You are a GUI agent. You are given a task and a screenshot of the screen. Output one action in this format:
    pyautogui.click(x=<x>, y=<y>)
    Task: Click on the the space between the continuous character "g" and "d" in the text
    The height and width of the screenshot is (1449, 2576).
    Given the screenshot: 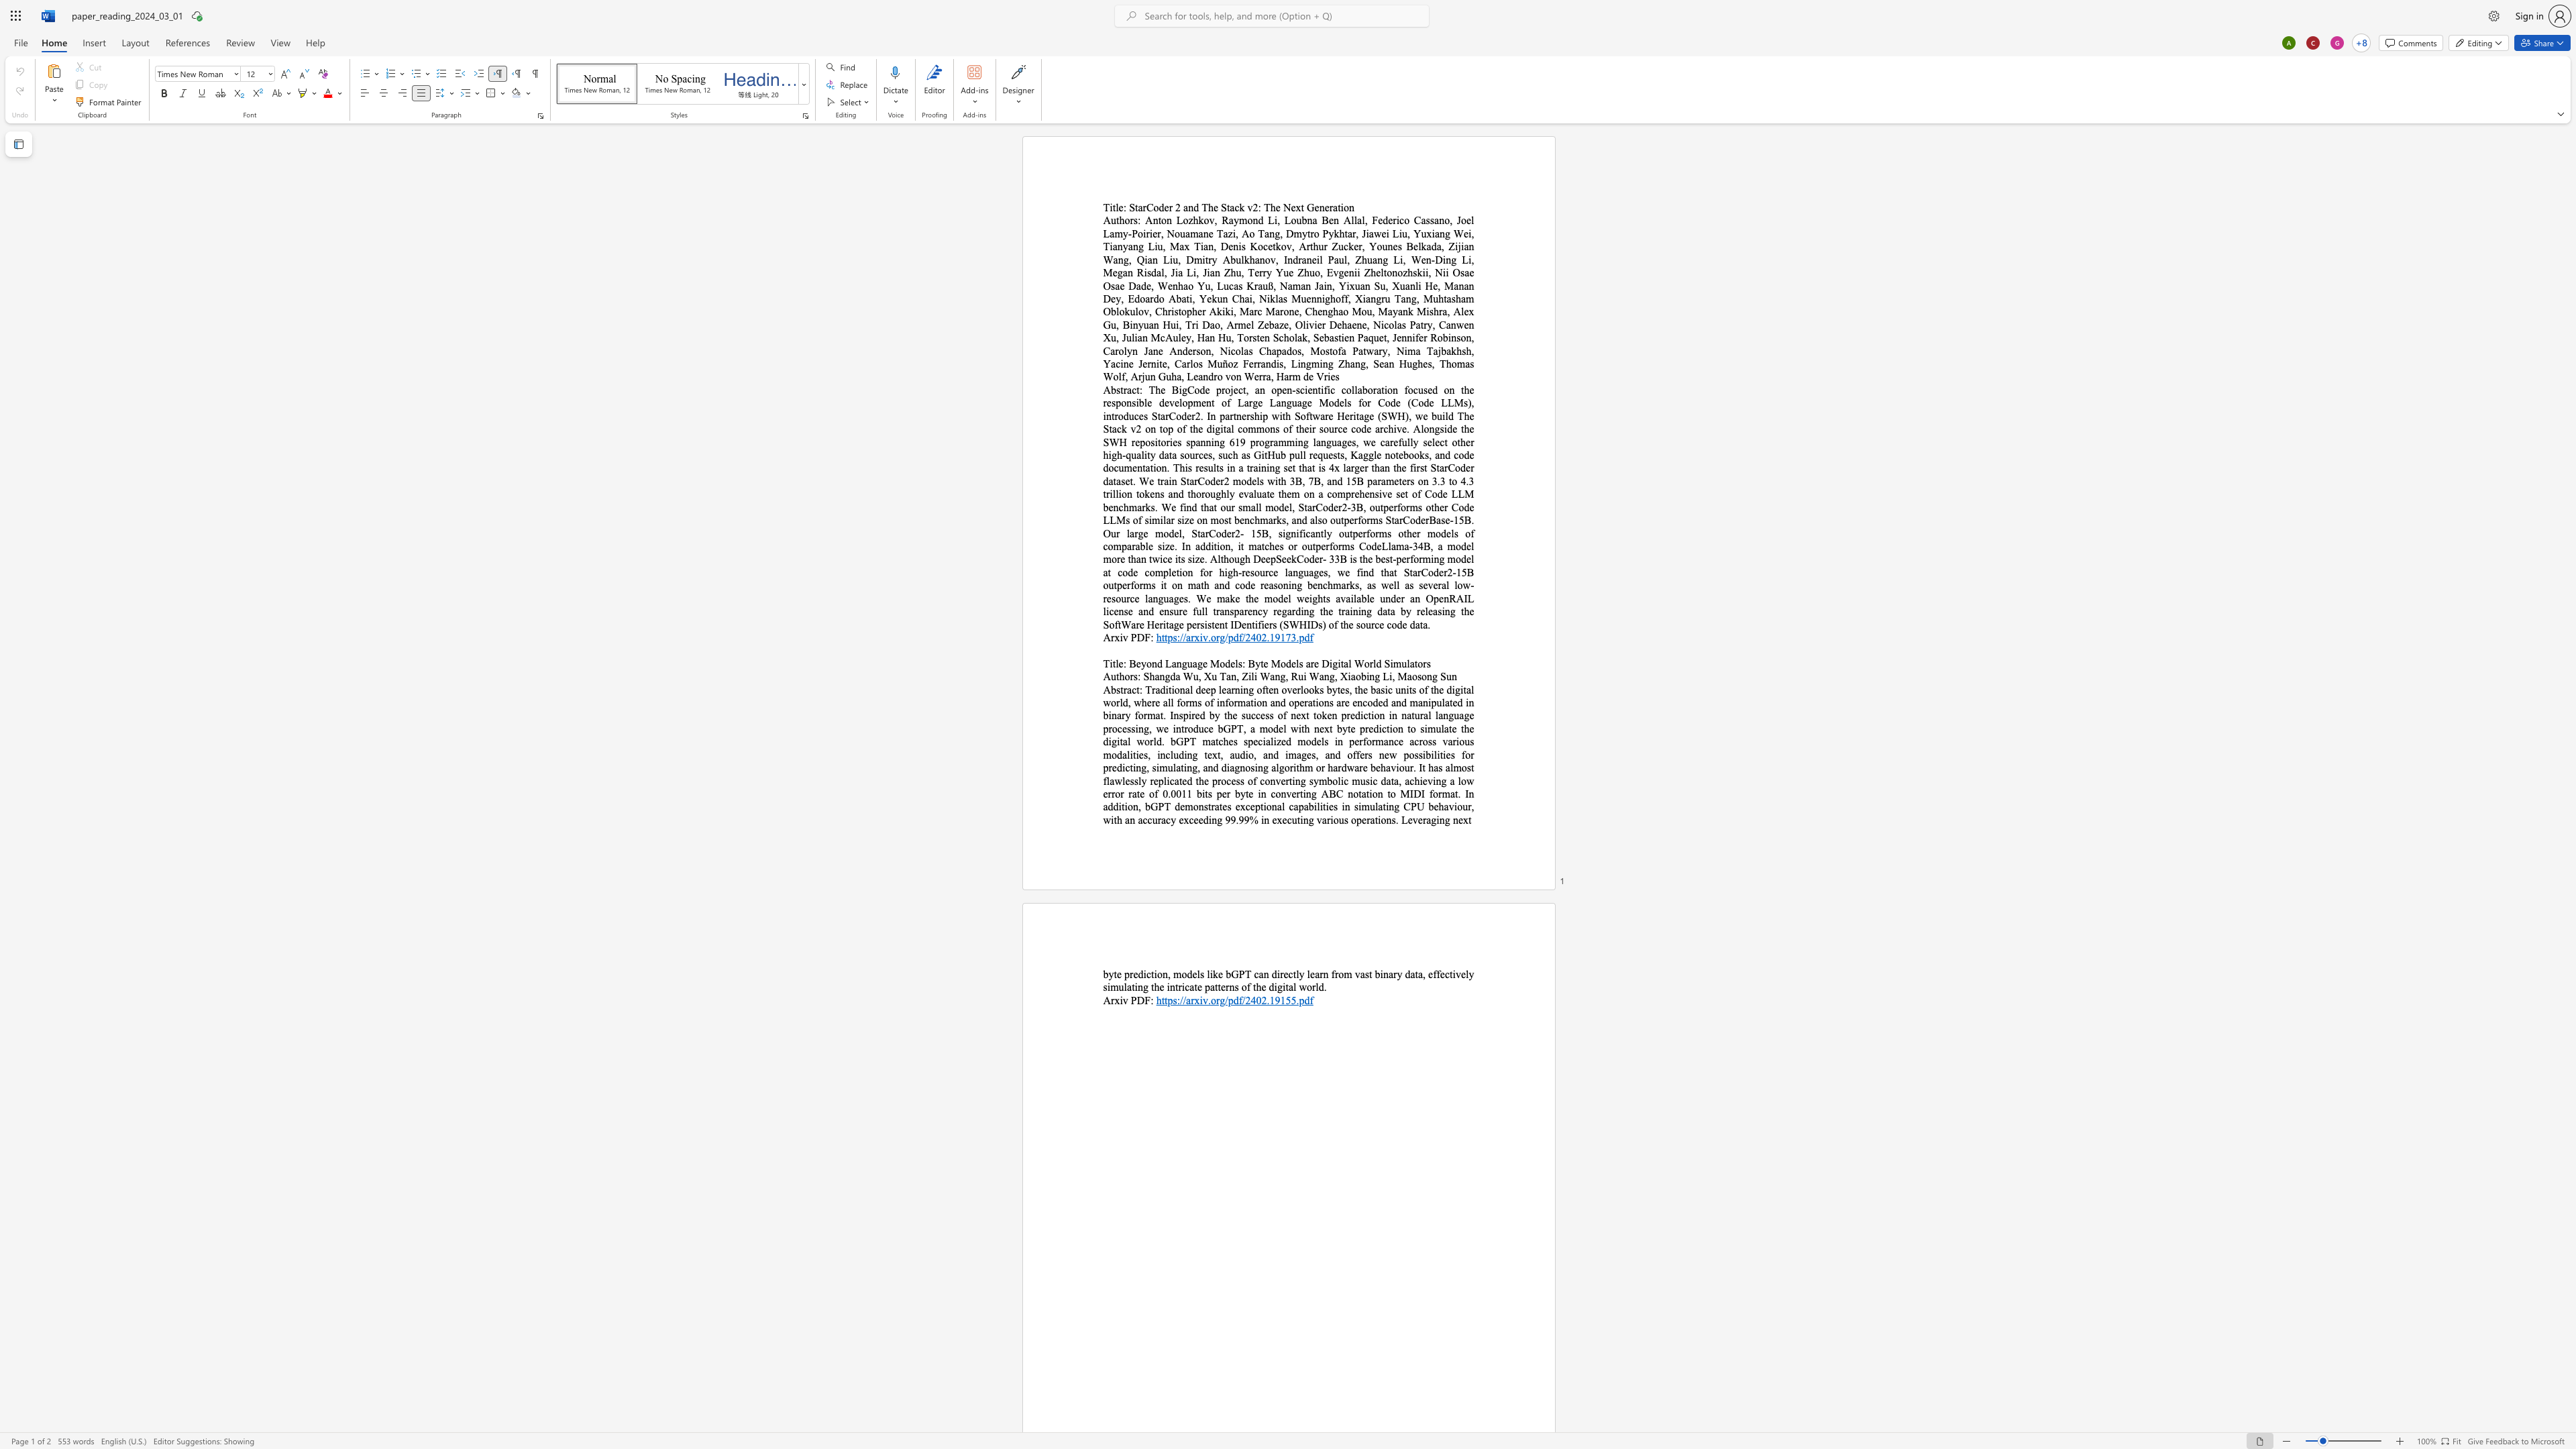 What is the action you would take?
    pyautogui.click(x=1169, y=676)
    